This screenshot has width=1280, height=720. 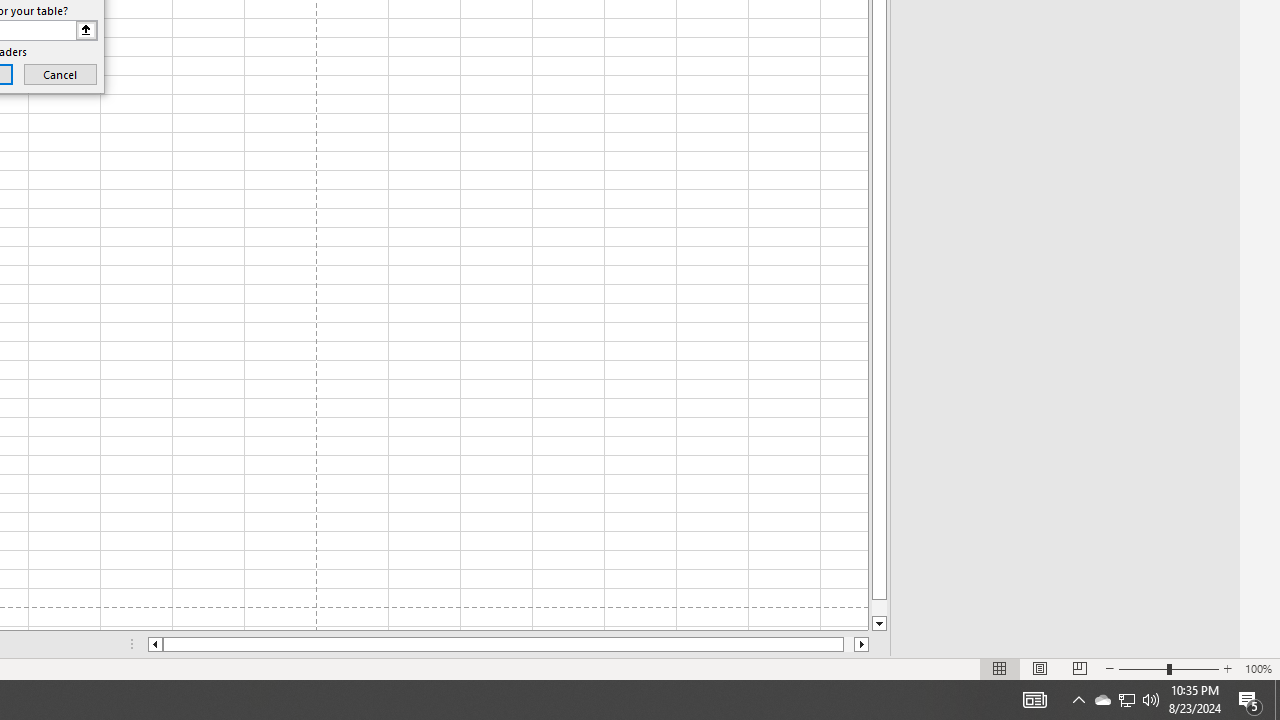 I want to click on 'Page Layout', so click(x=1040, y=669).